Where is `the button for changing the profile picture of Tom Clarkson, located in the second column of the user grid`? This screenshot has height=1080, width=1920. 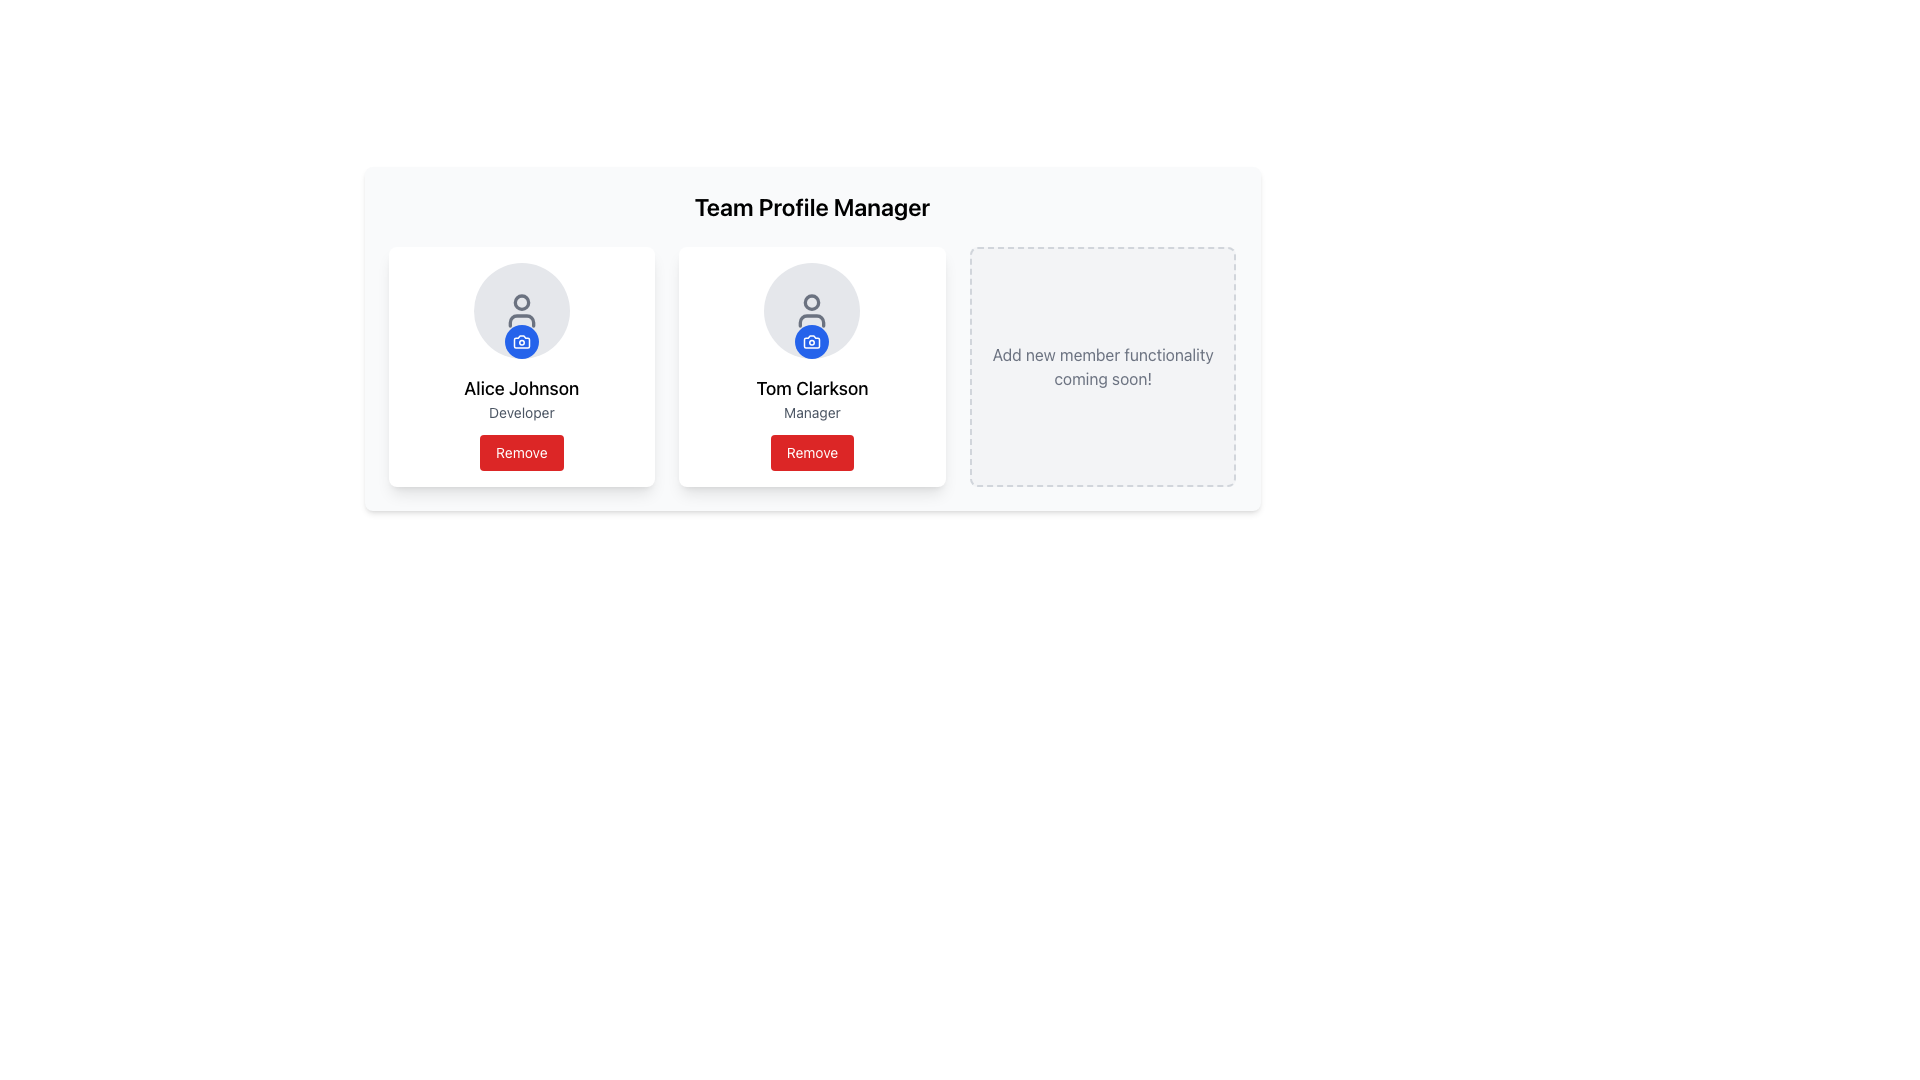
the button for changing the profile picture of Tom Clarkson, located in the second column of the user grid is located at coordinates (812, 341).